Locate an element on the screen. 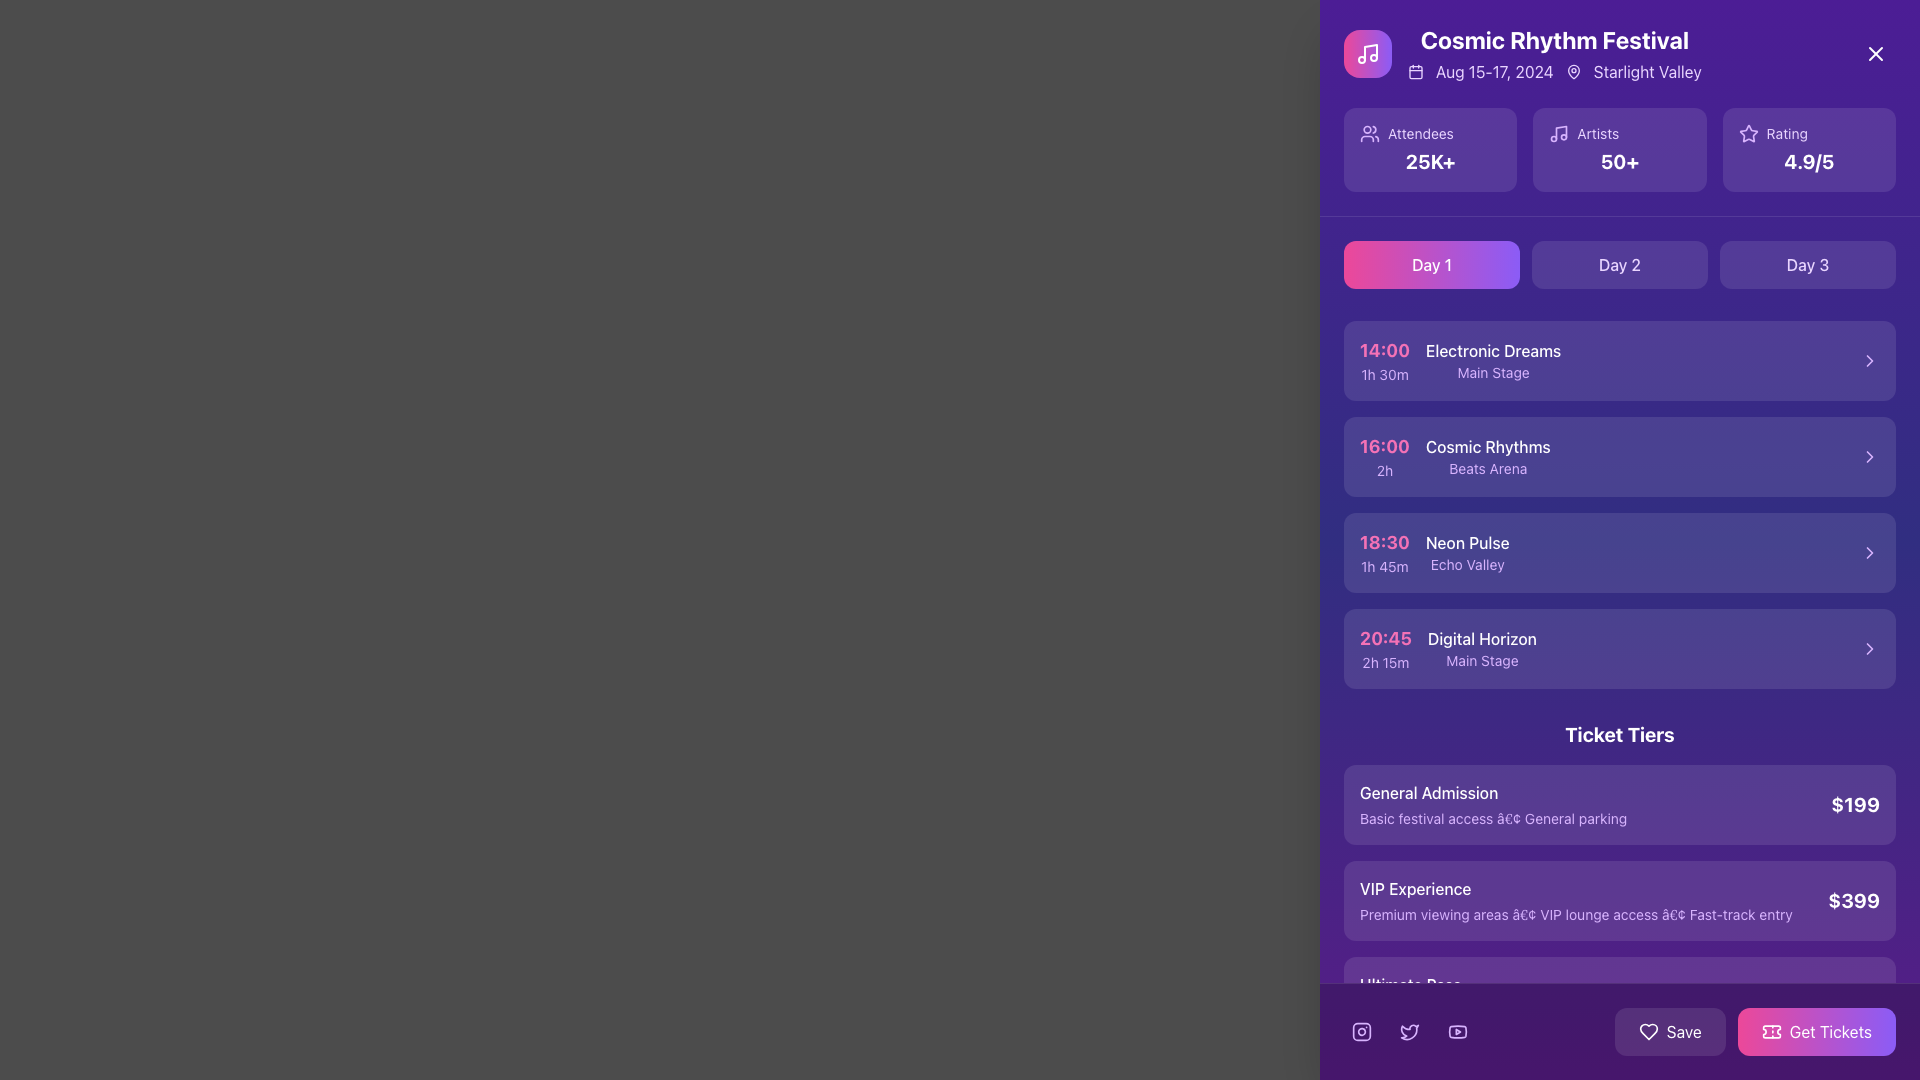 The image size is (1920, 1080). the 'Attendees' text label, which is styled in light purple on a darker purple background, located above the attendee count '25k+' and to the left of 'Artists' is located at coordinates (1419, 134).